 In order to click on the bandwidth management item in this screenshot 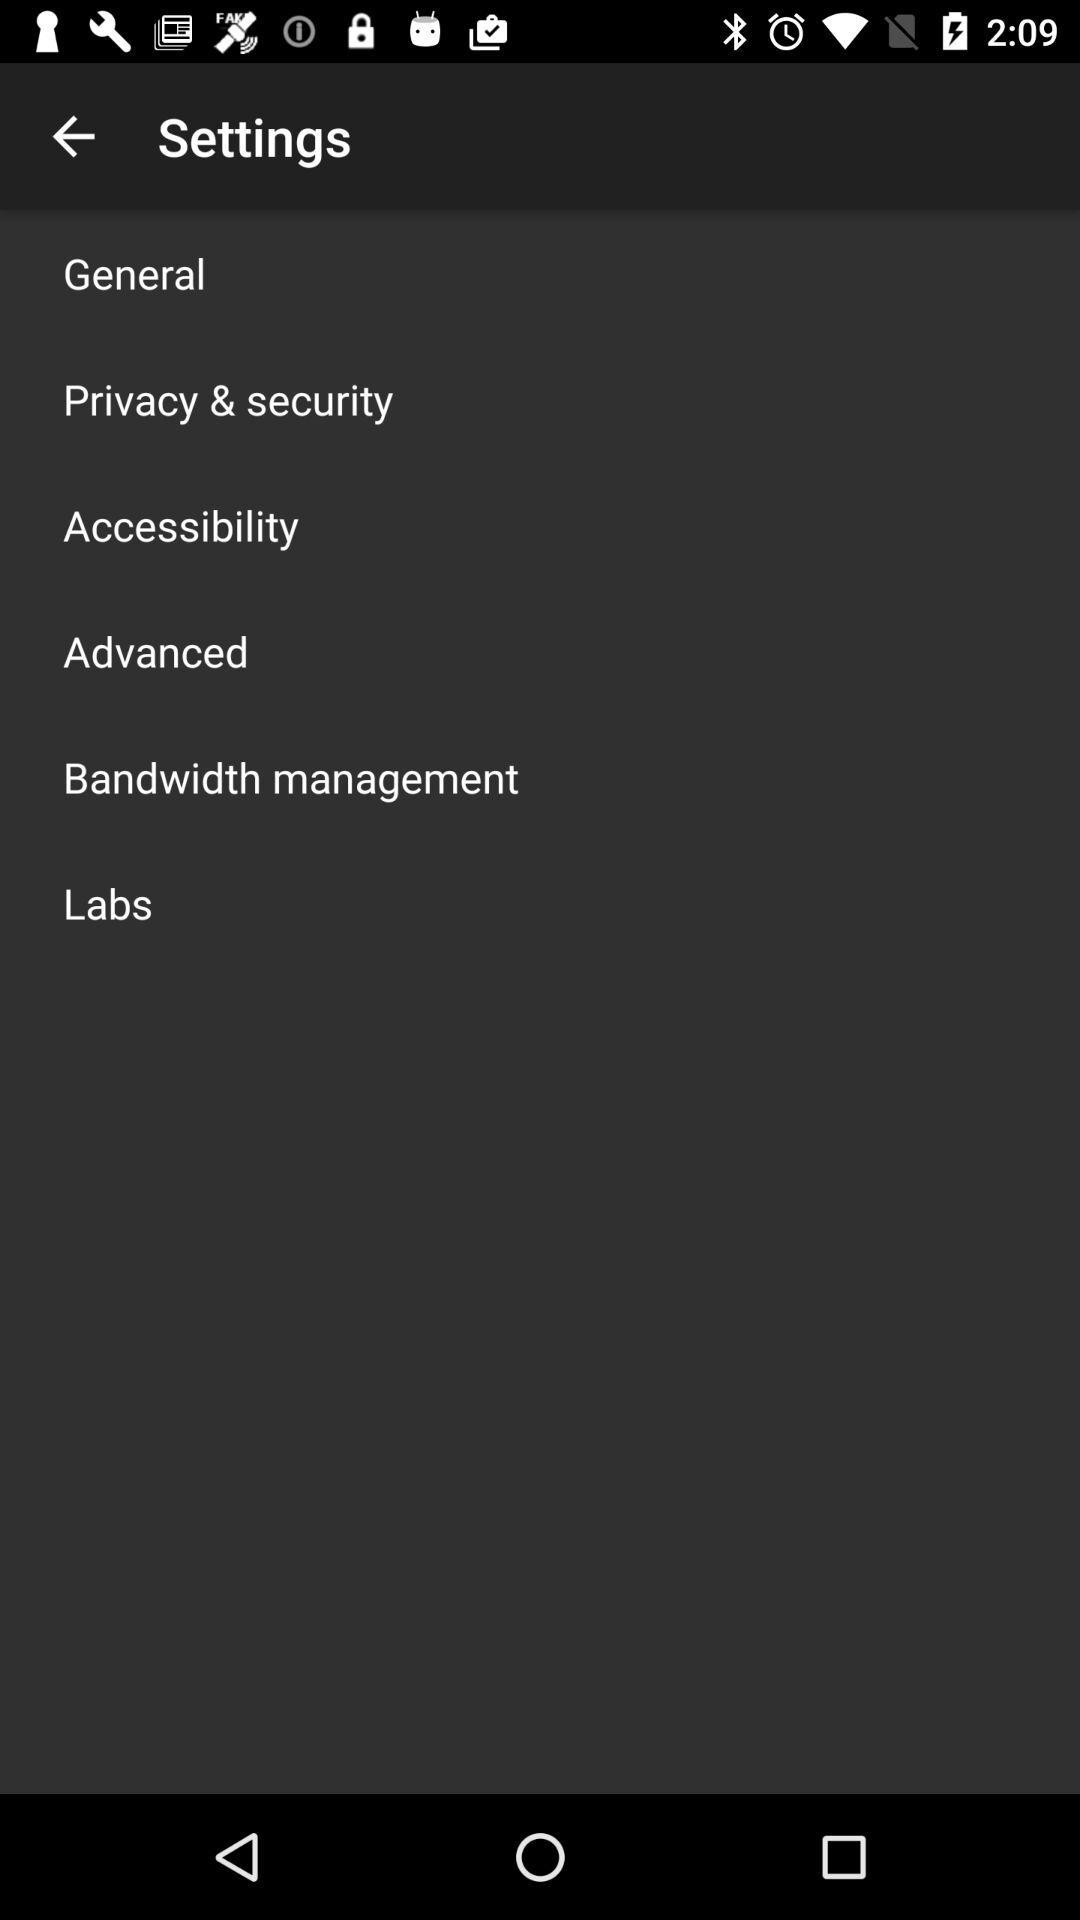, I will do `click(290, 776)`.